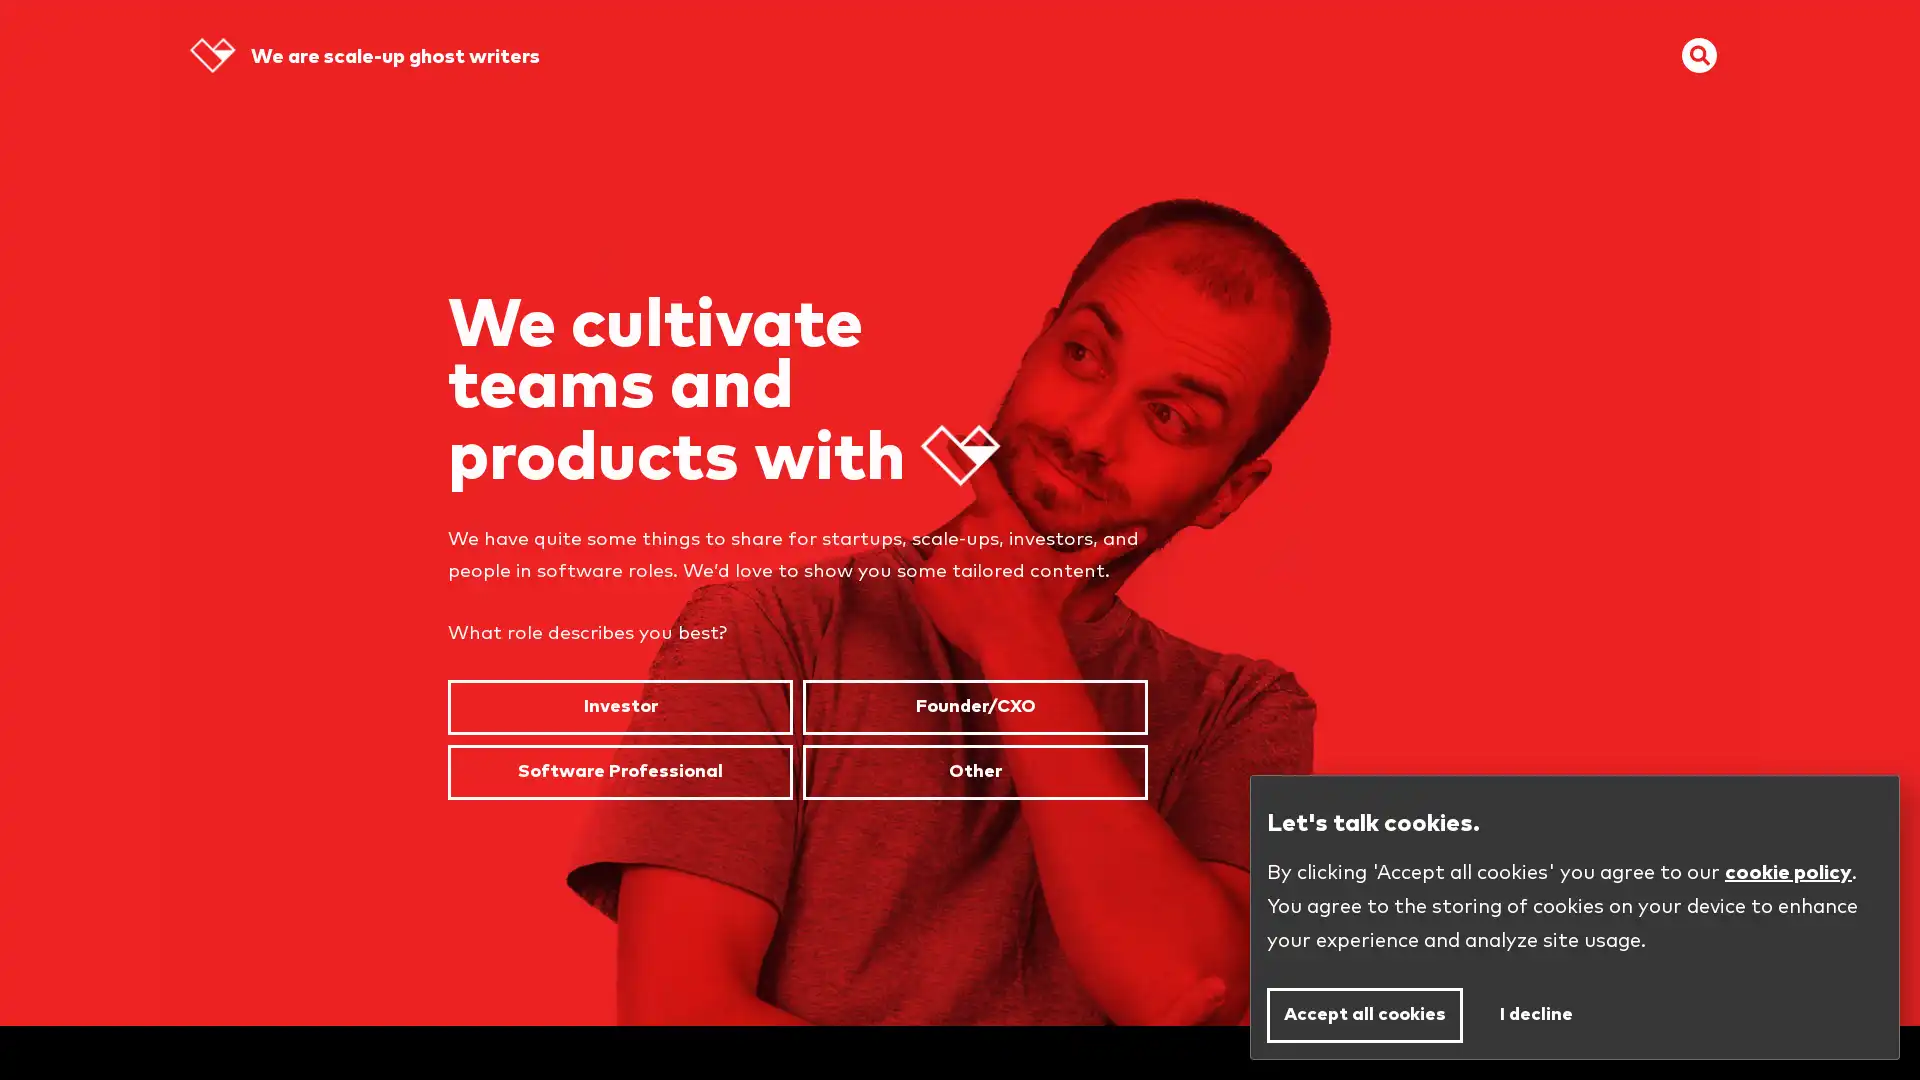 This screenshot has height=1080, width=1920. What do you see at coordinates (975, 706) in the screenshot?
I see `Founder/CXO` at bounding box center [975, 706].